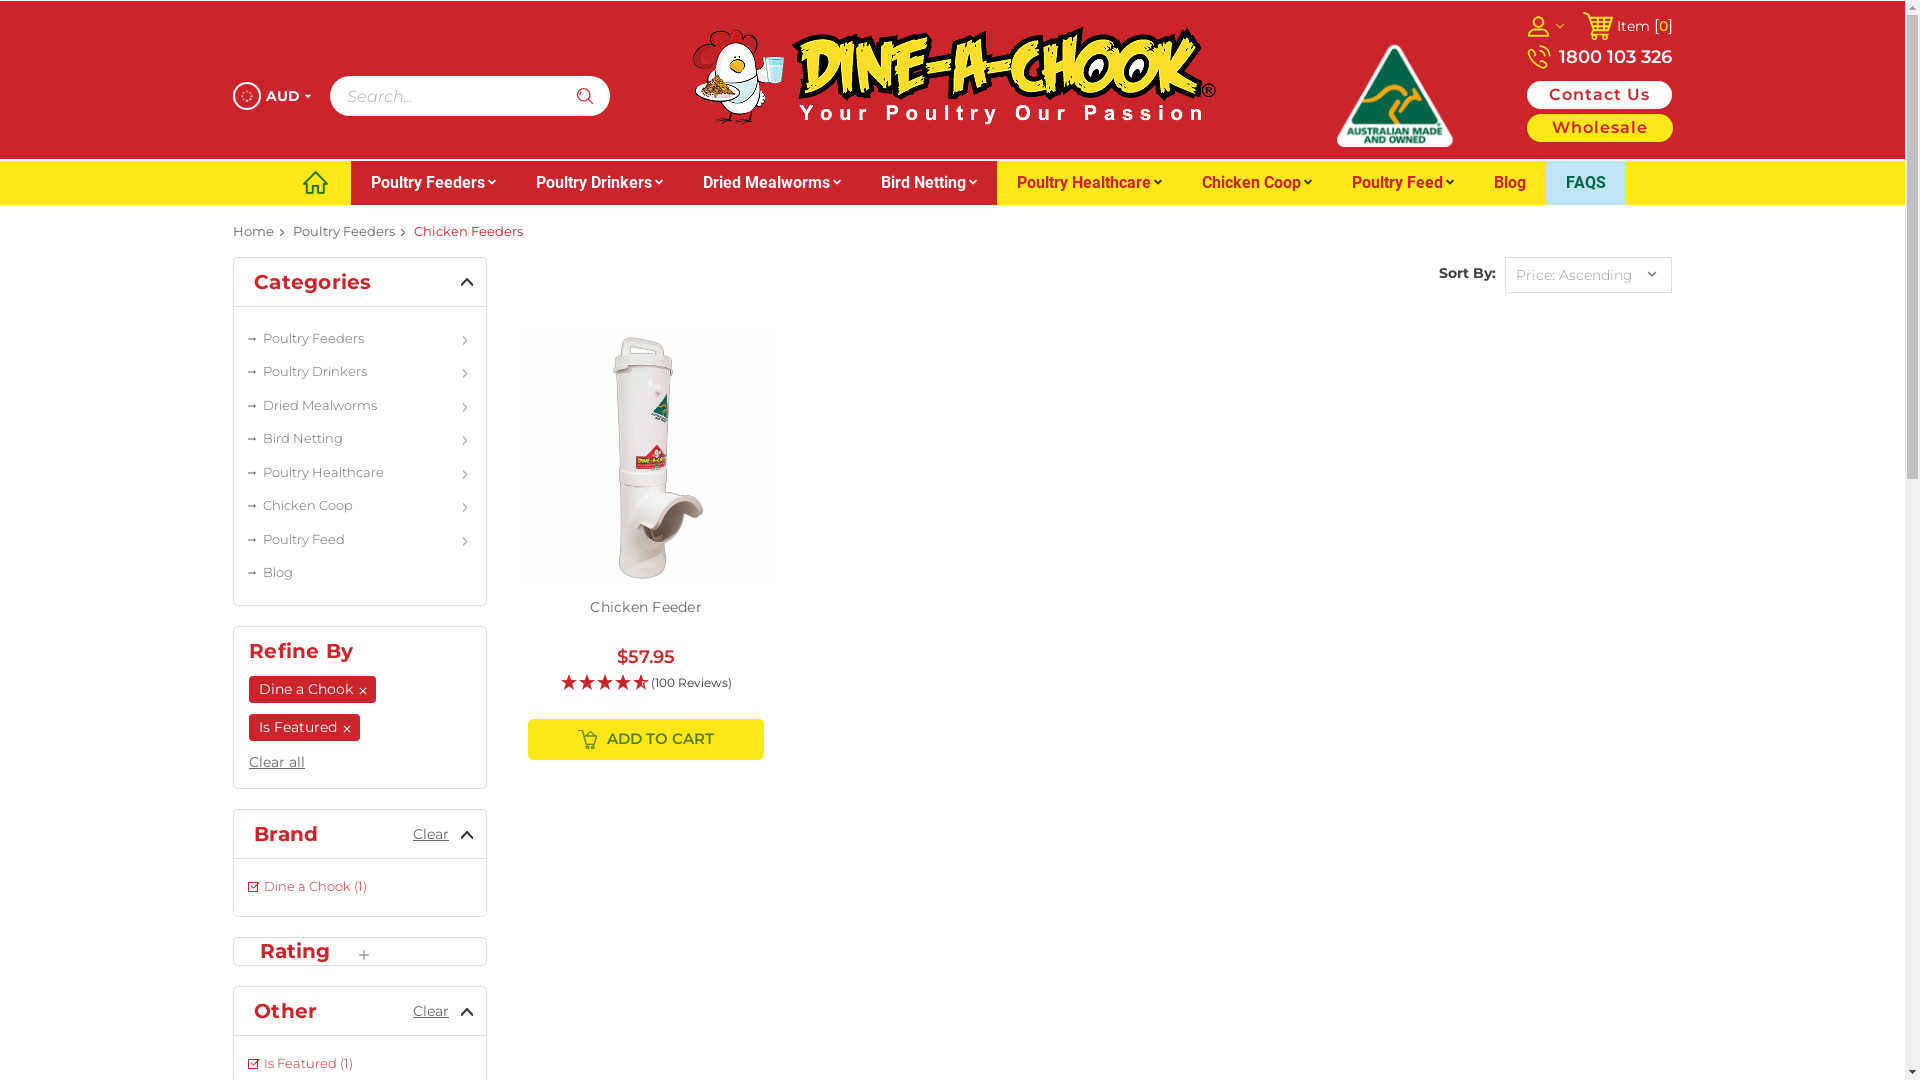 The width and height of the screenshot is (1920, 1080). What do you see at coordinates (234, 371) in the screenshot?
I see `'Poultry Drinkers'` at bounding box center [234, 371].